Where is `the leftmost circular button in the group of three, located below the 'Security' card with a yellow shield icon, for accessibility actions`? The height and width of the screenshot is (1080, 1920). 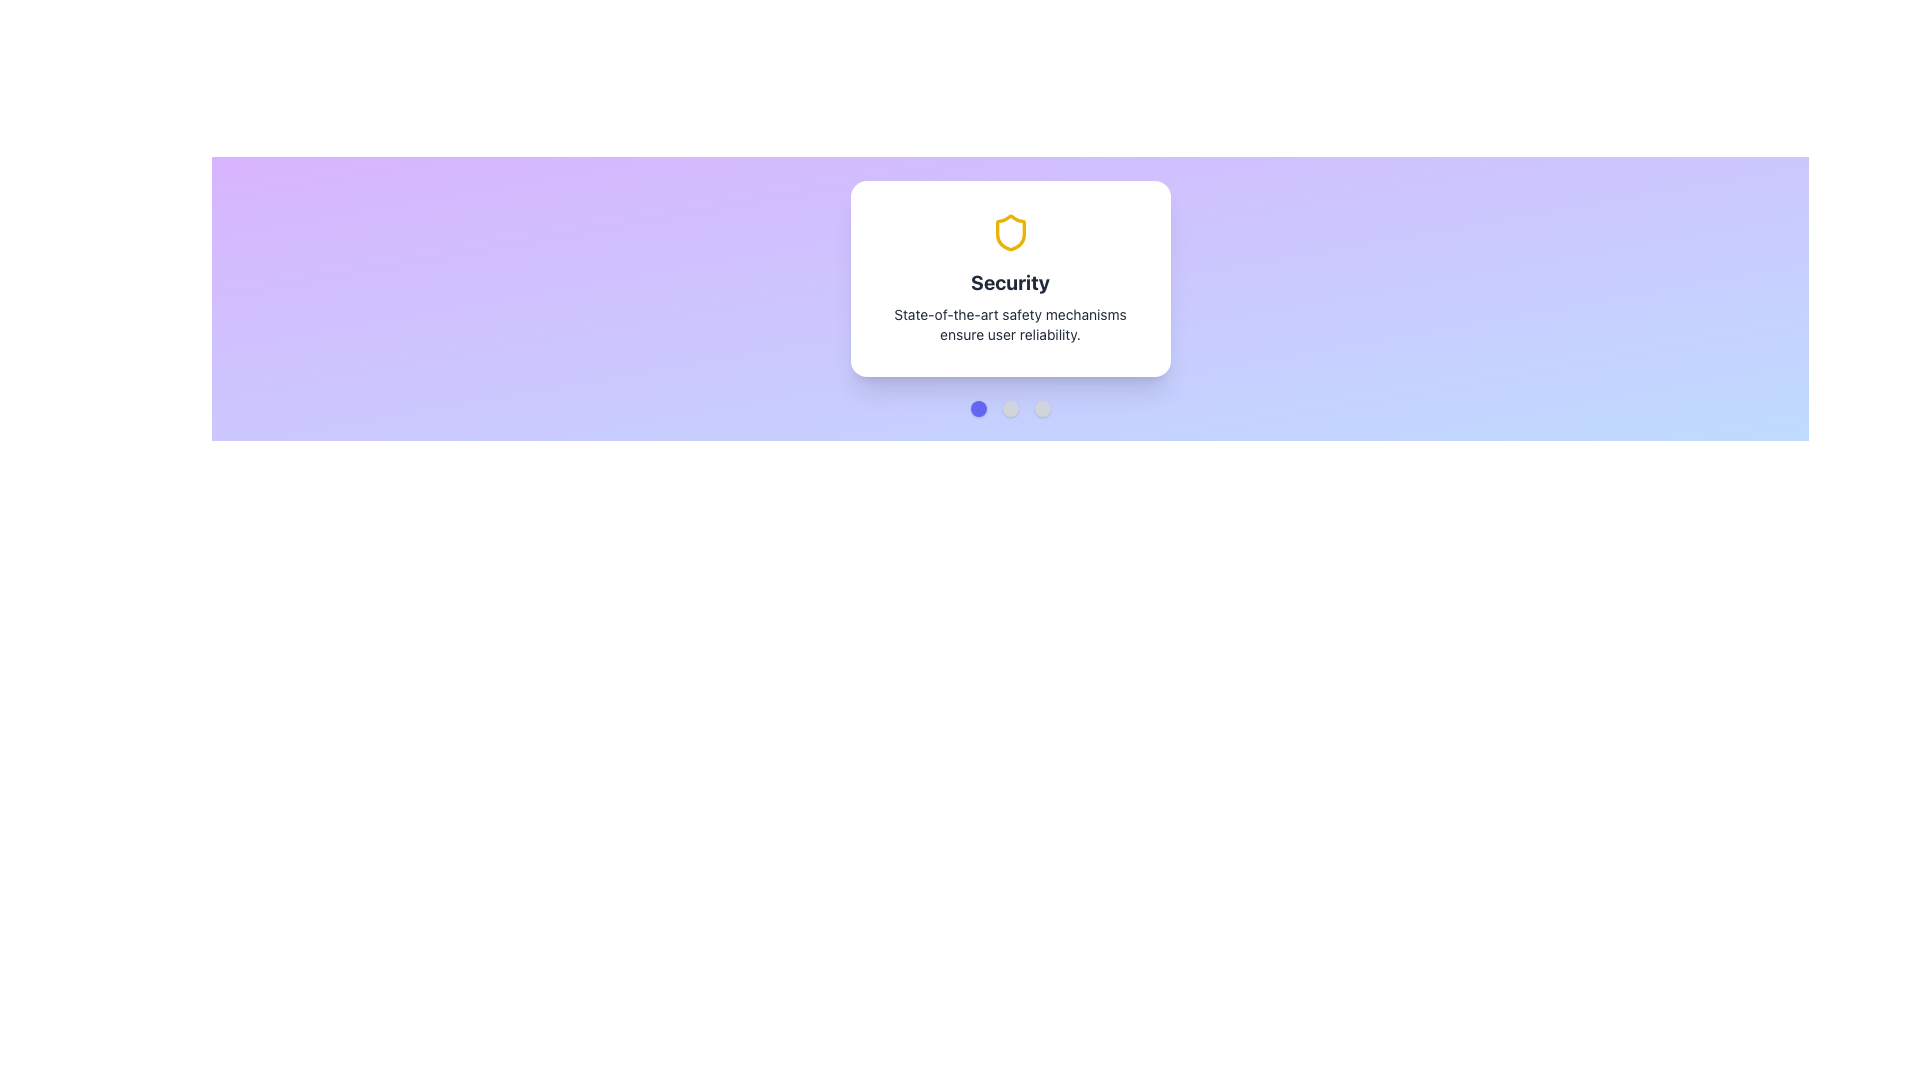
the leftmost circular button in the group of three, located below the 'Security' card with a yellow shield icon, for accessibility actions is located at coordinates (978, 407).